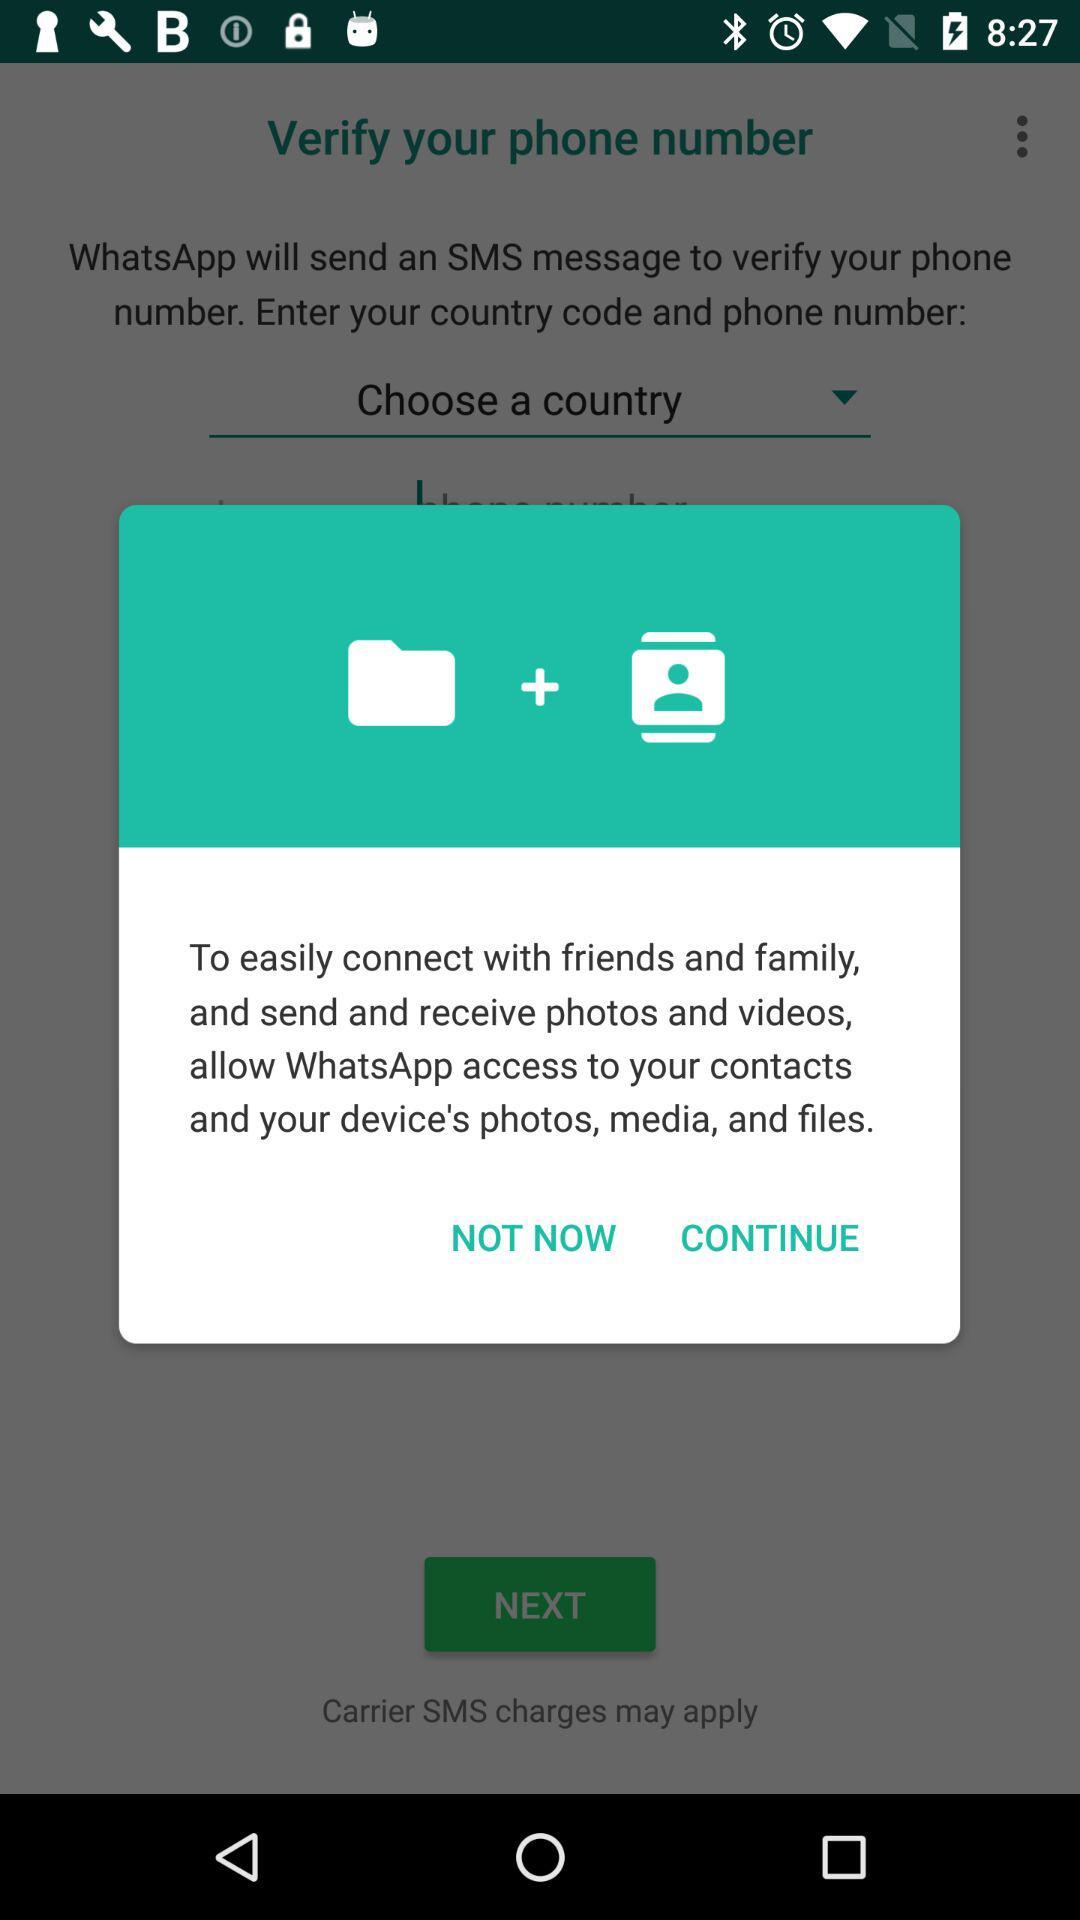  Describe the element at coordinates (768, 1235) in the screenshot. I see `icon next to the not now icon` at that location.